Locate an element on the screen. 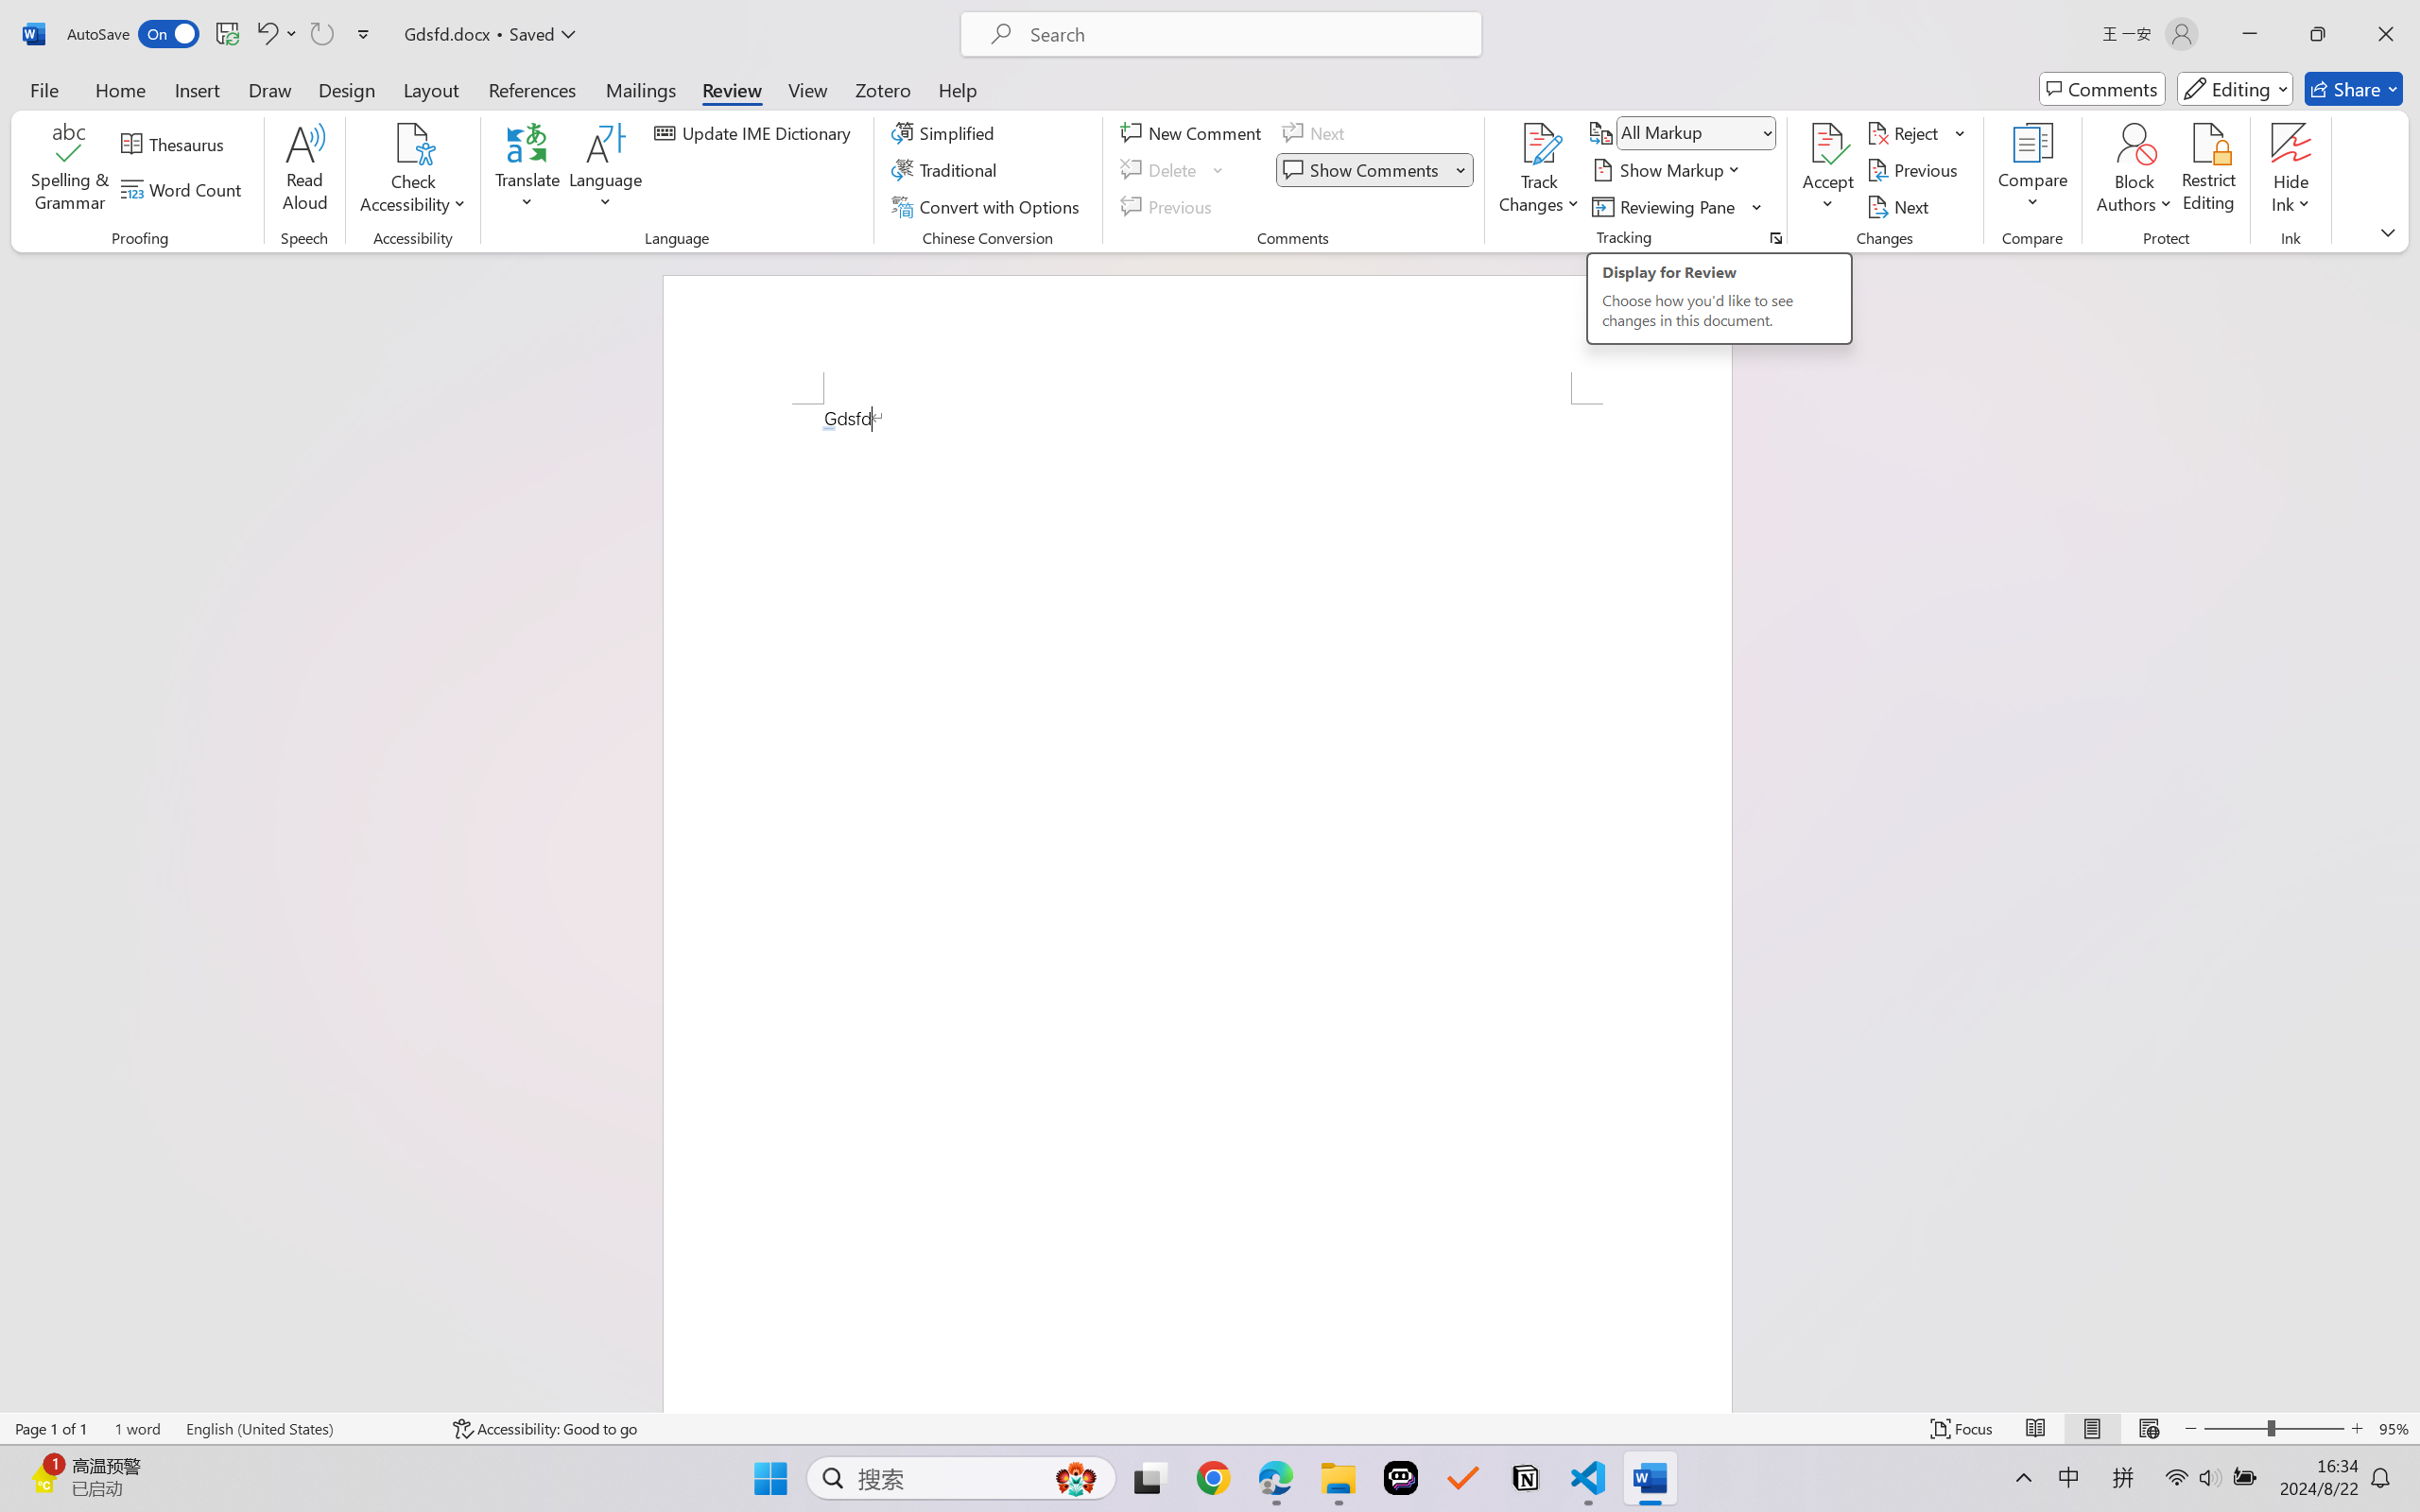 This screenshot has width=2420, height=1512. 'Restrict Editing' is located at coordinates (2207, 170).